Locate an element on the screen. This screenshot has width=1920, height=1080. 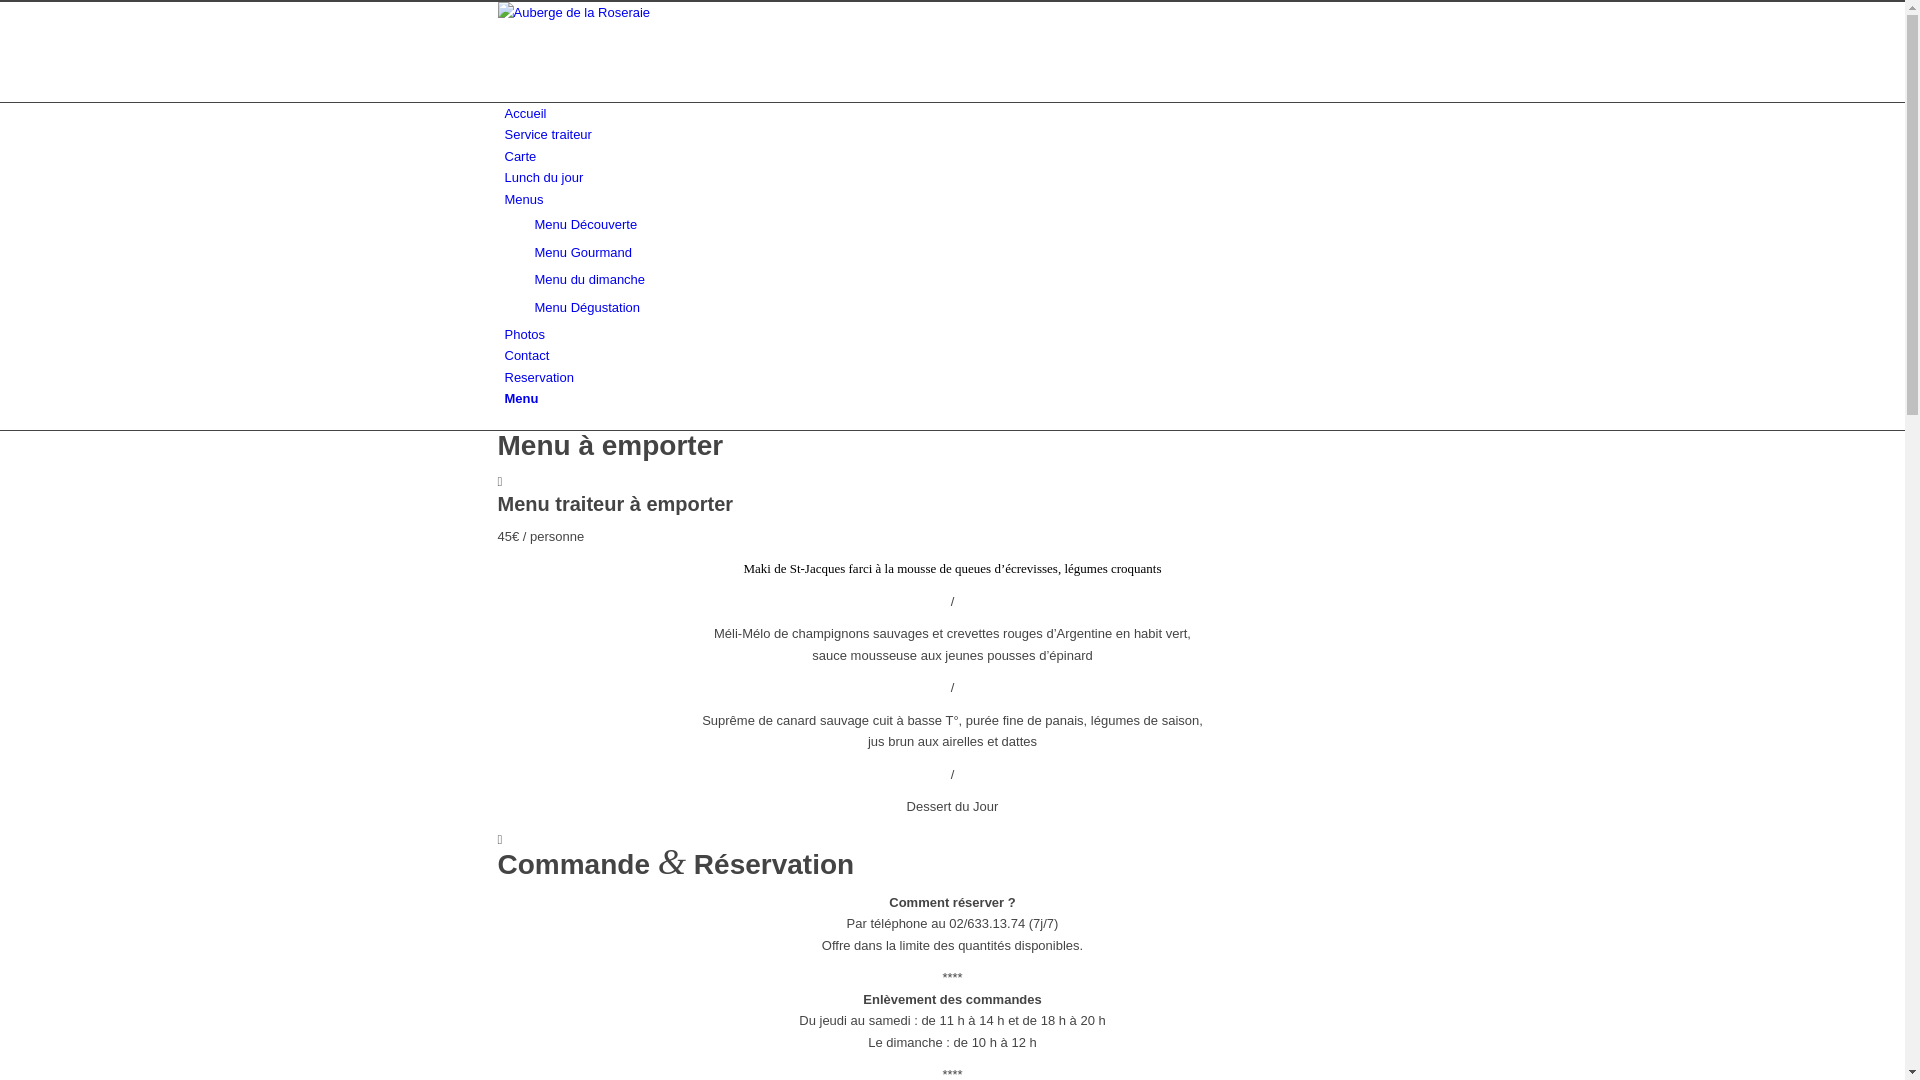
'aubergeroseraie_logo' is located at coordinates (648, 50).